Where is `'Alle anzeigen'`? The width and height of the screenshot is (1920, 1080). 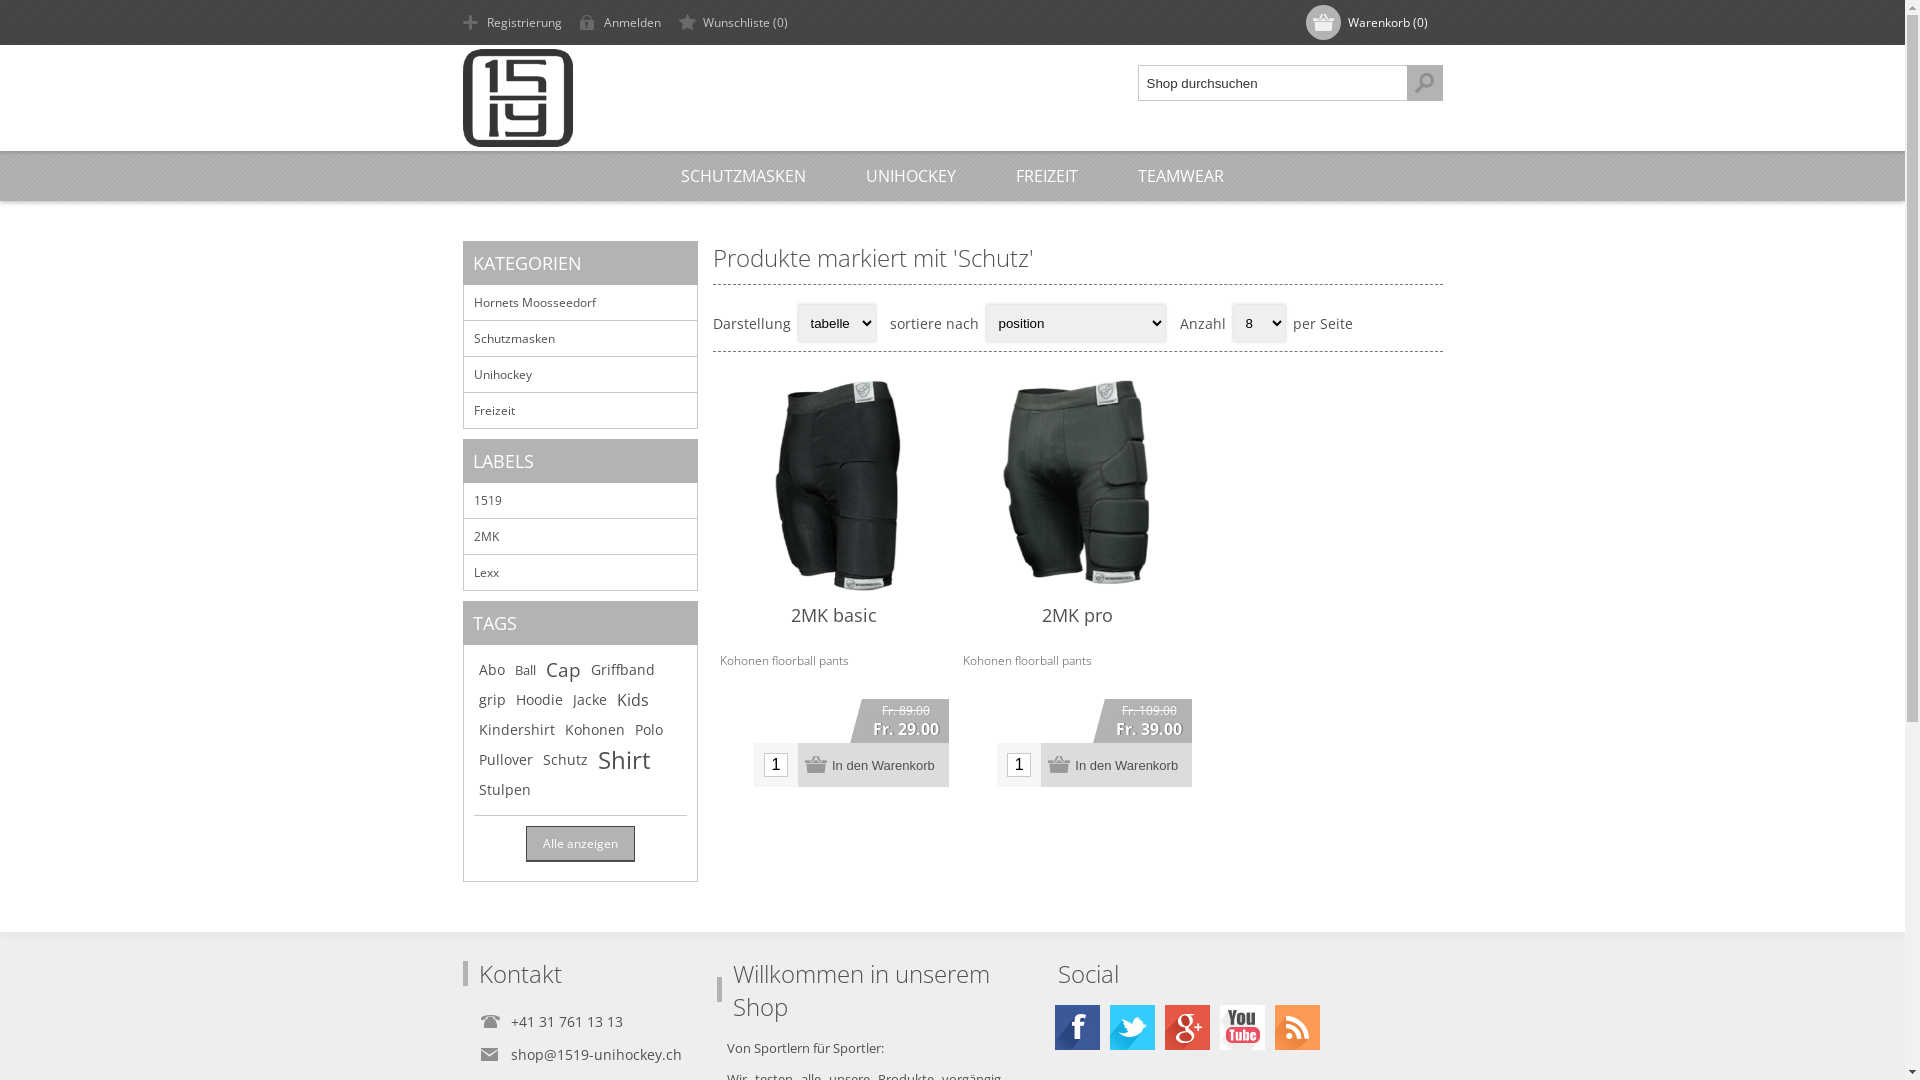
'Alle anzeigen' is located at coordinates (526, 843).